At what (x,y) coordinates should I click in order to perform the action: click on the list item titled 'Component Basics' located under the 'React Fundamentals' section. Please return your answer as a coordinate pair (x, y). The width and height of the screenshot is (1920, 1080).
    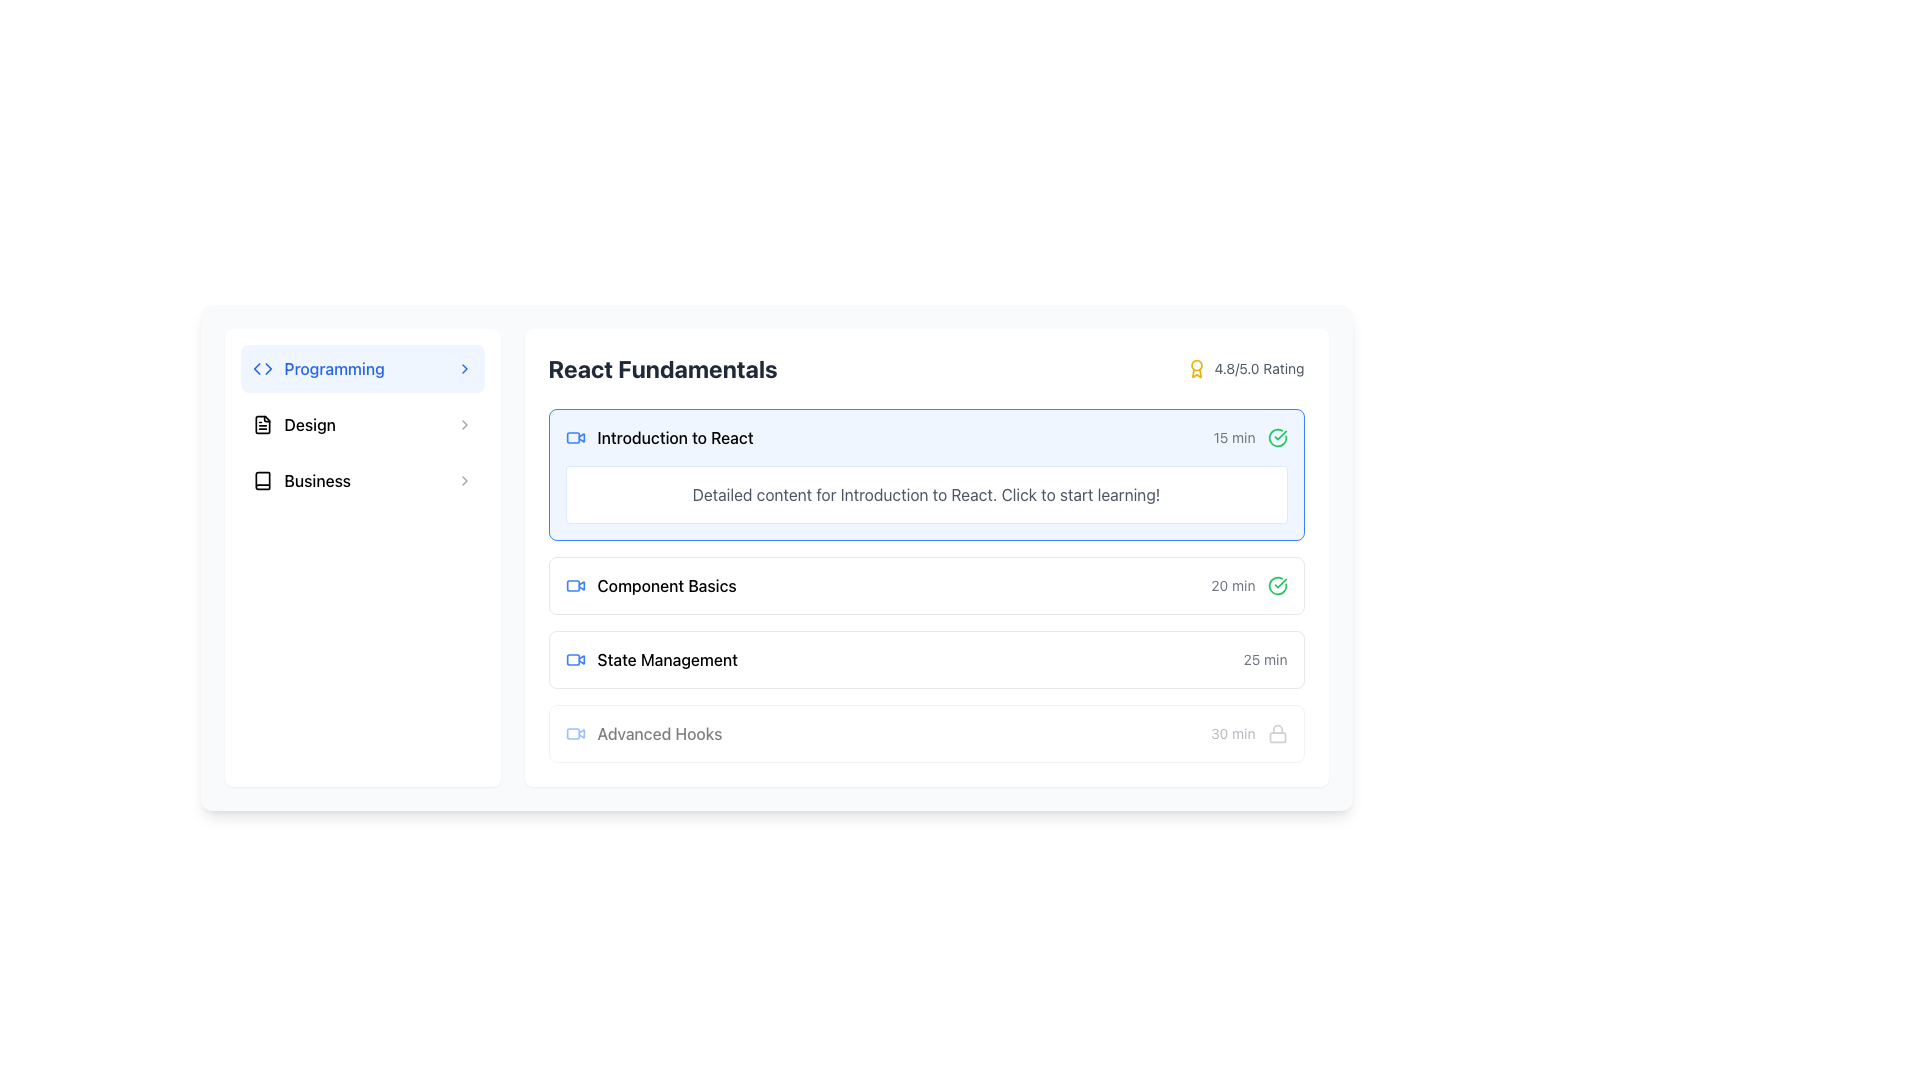
    Looking at the image, I should click on (925, 585).